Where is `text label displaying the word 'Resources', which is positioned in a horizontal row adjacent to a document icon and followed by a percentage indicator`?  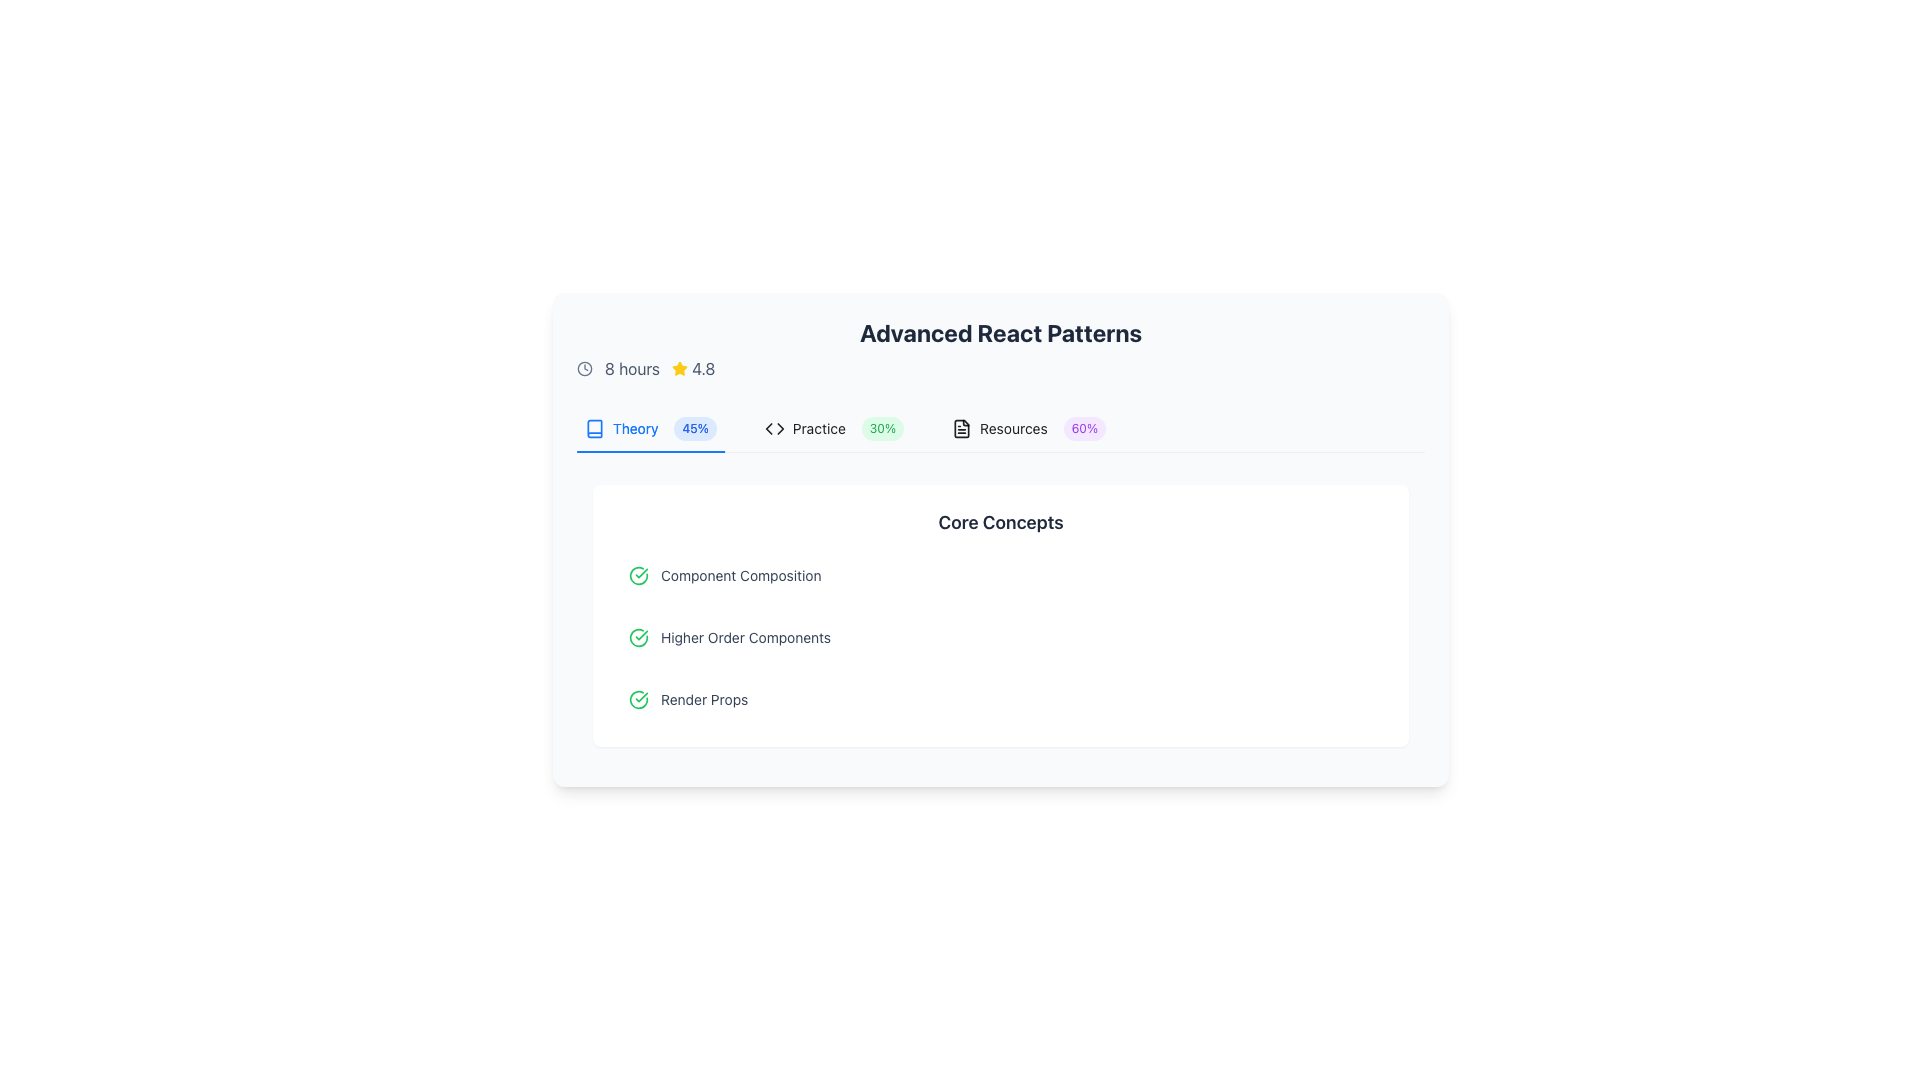
text label displaying the word 'Resources', which is positioned in a horizontal row adjacent to a document icon and followed by a percentage indicator is located at coordinates (1013, 427).